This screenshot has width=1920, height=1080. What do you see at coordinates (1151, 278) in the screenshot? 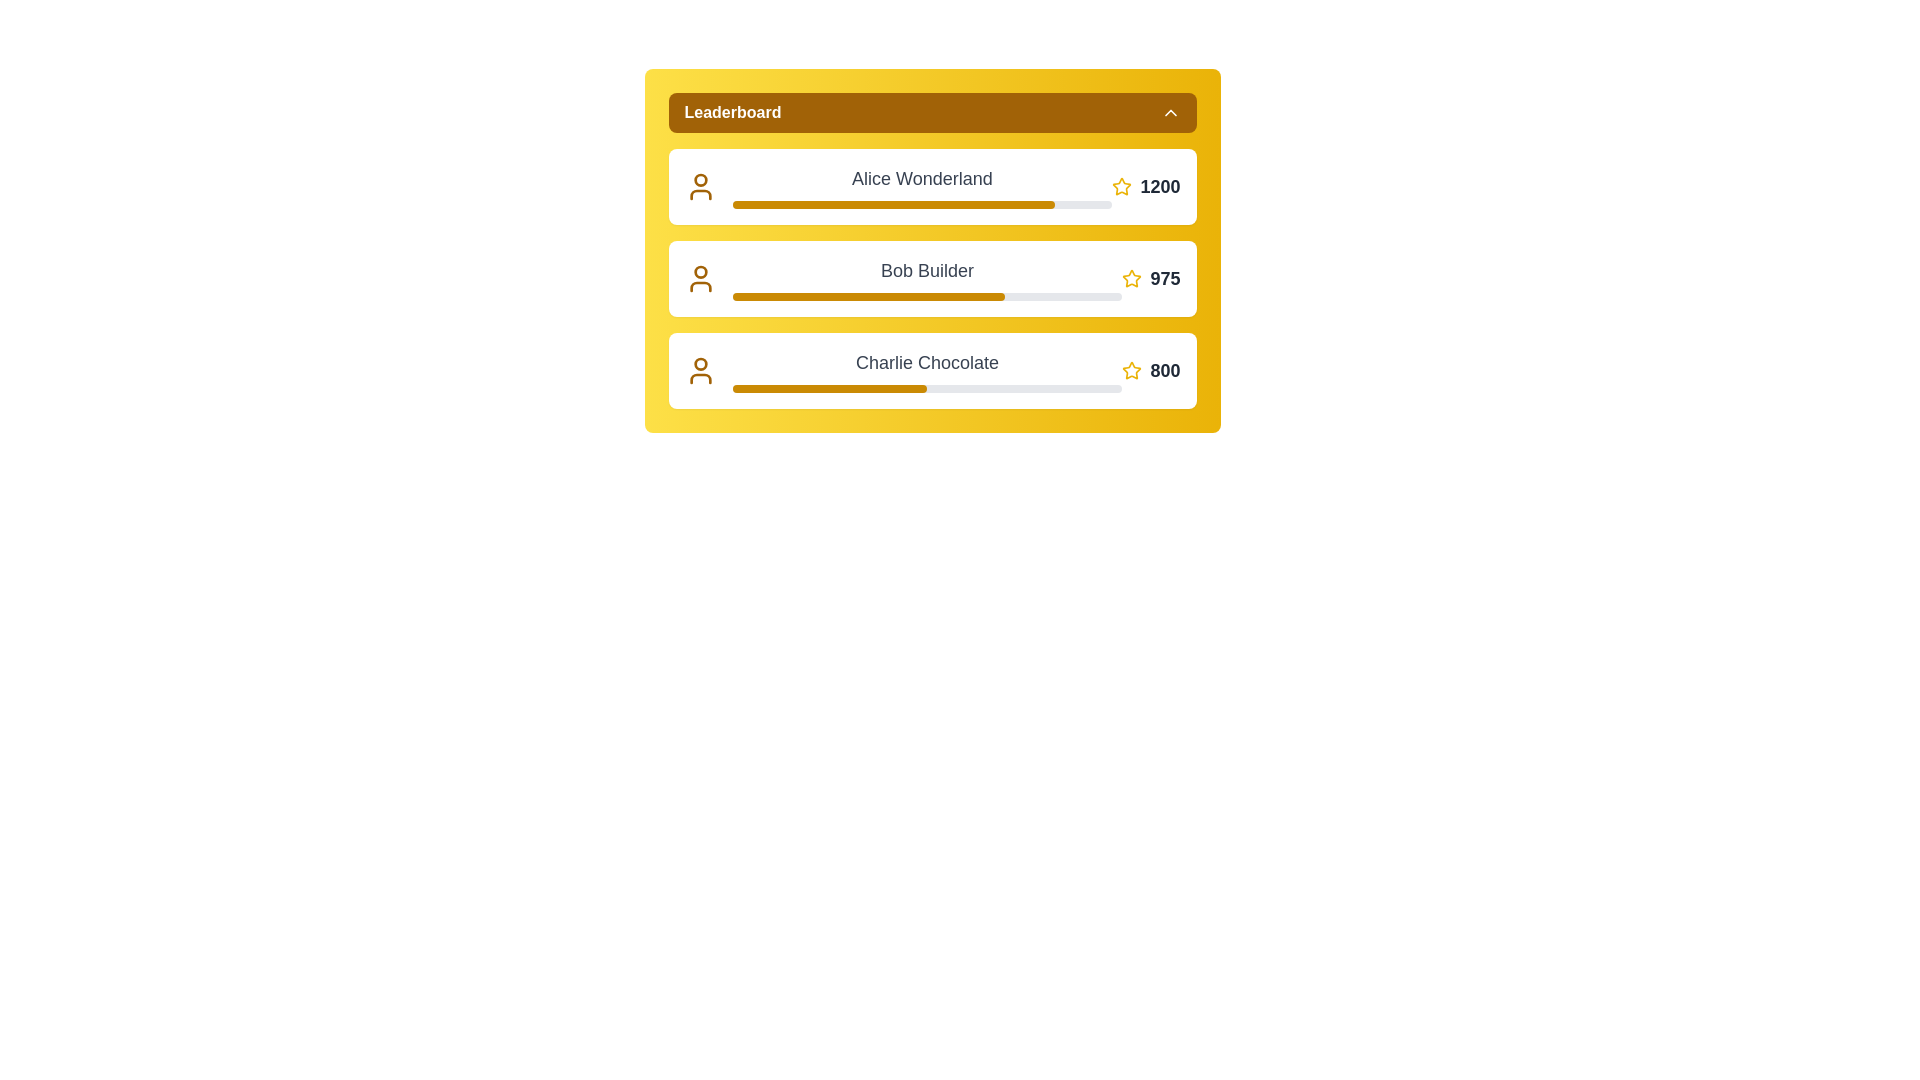
I see `text displayed in the score or rating element associated with 'Bob Builder,' located in the top-right section of his leaderboard entry` at bounding box center [1151, 278].